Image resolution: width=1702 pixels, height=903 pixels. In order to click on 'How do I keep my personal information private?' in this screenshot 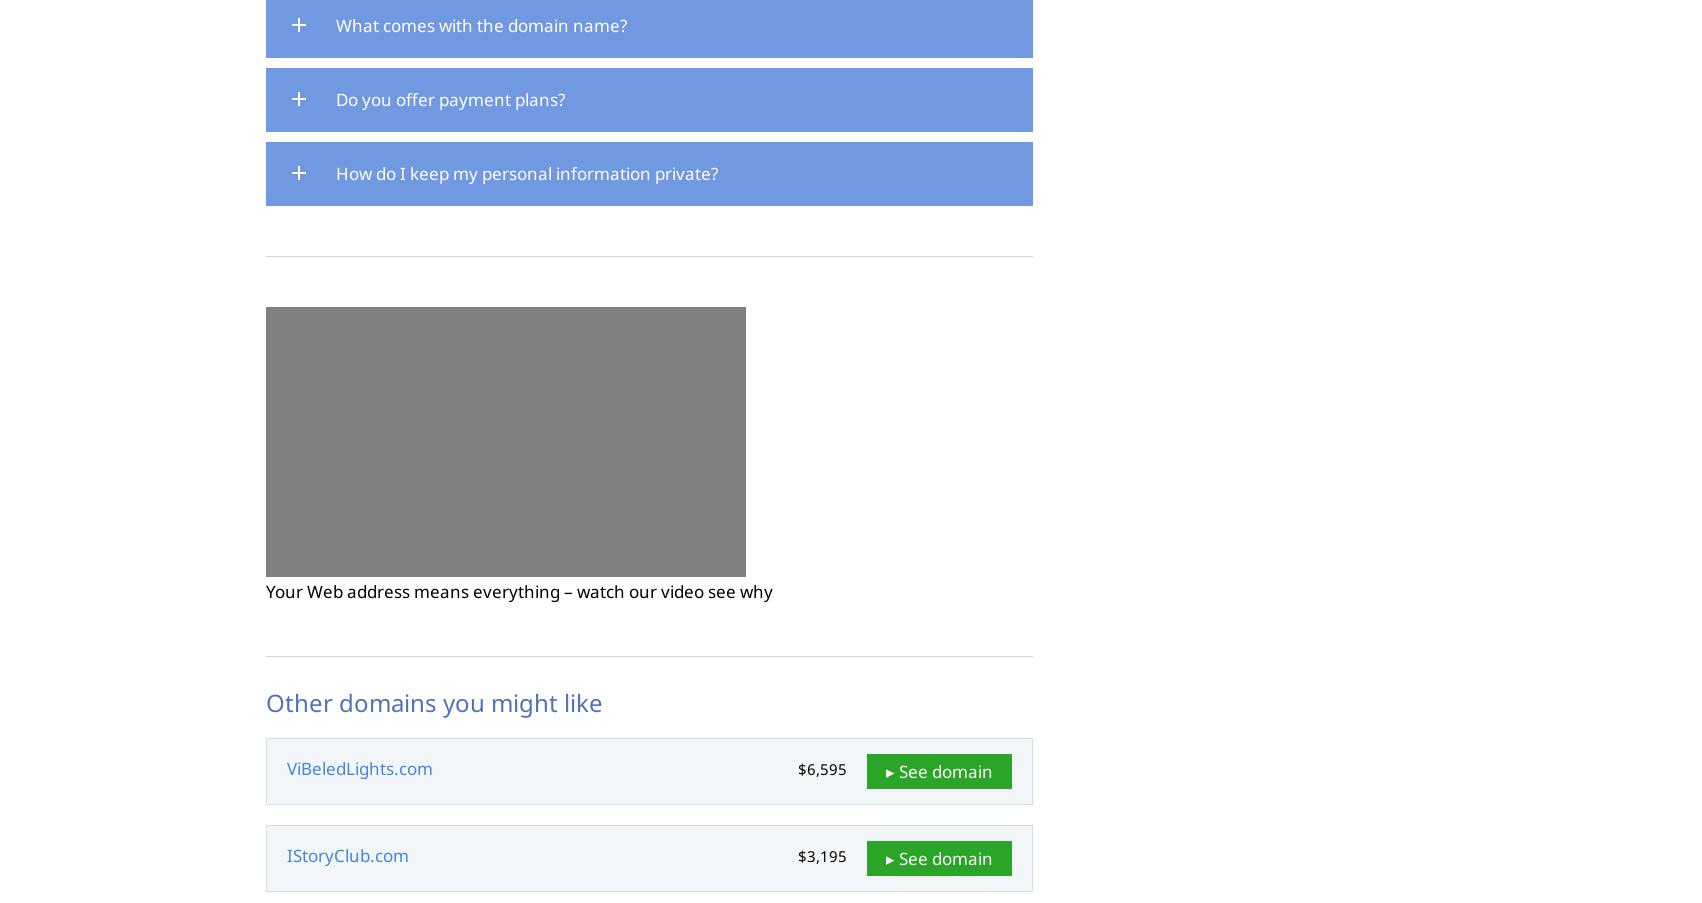, I will do `click(525, 171)`.